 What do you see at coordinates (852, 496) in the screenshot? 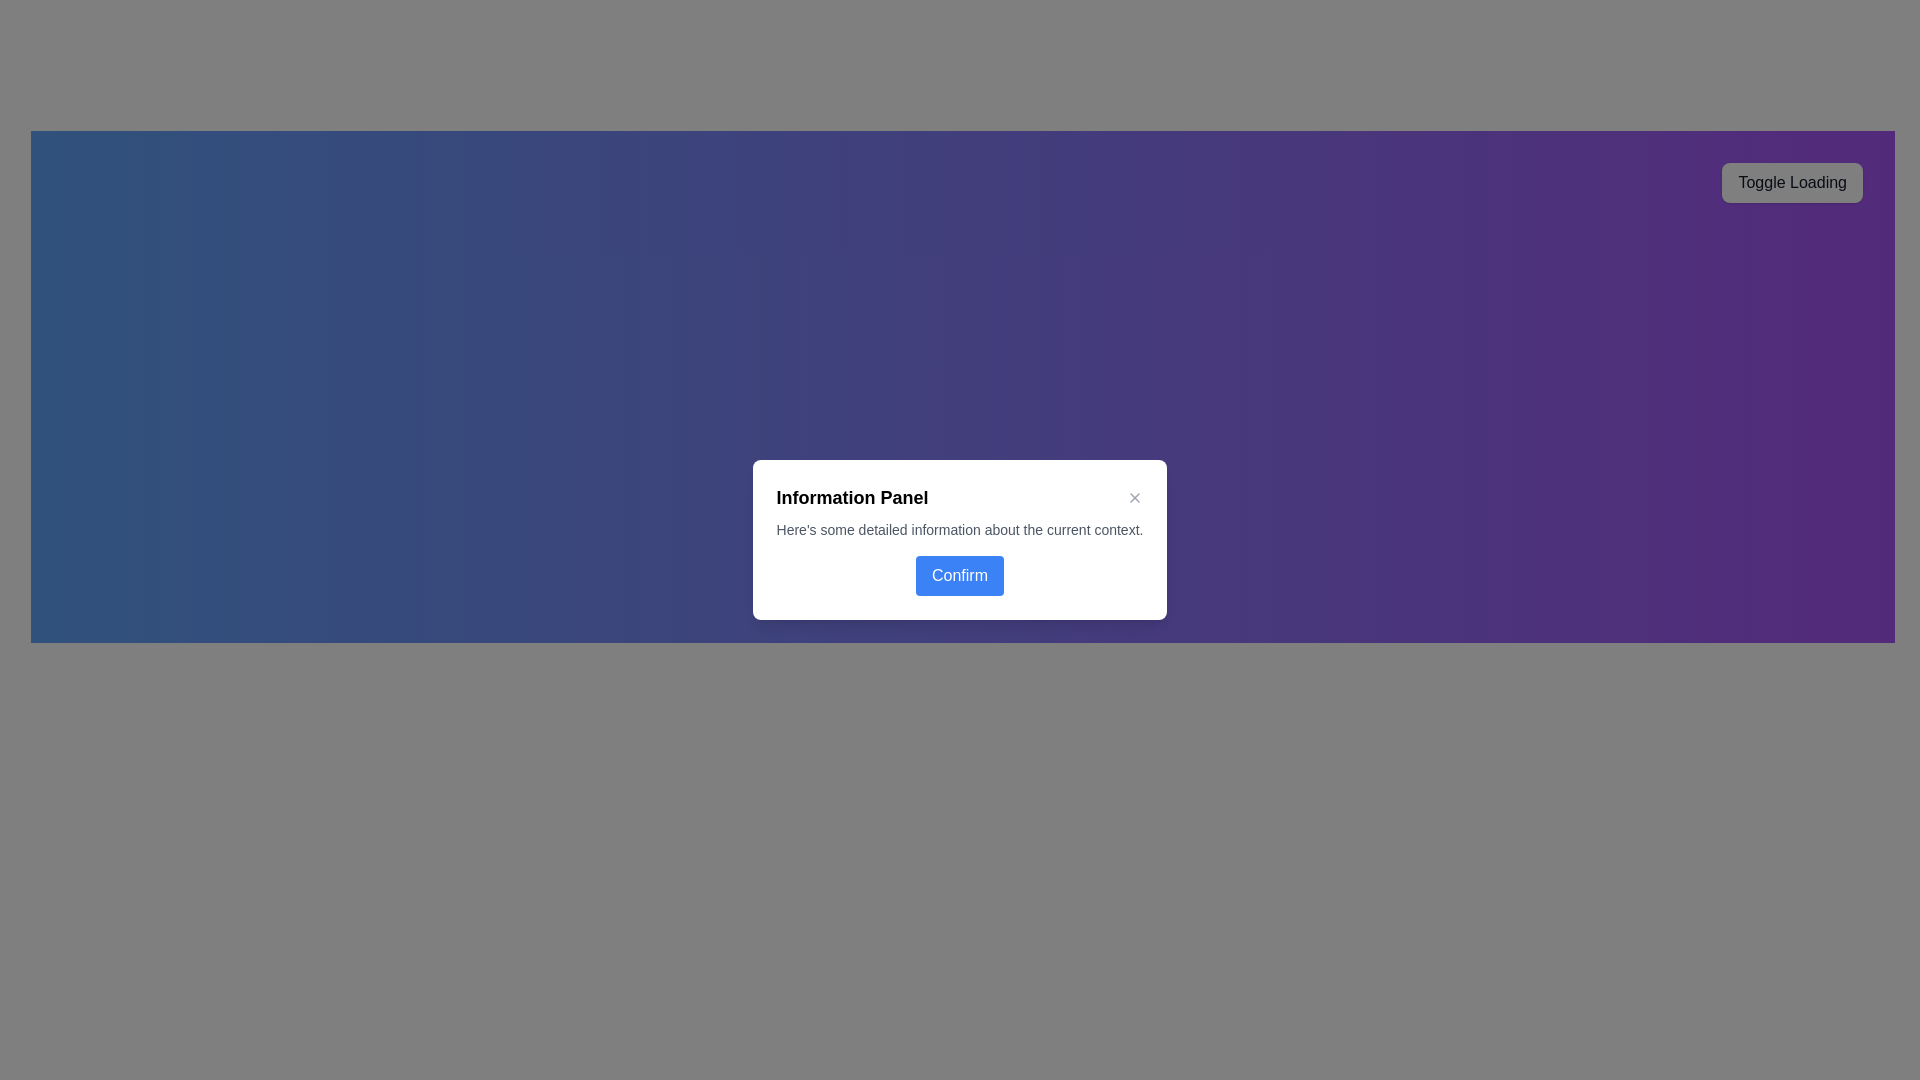
I see `text label displaying 'Information Panel' in bold, black font located at the top of the dialog box` at bounding box center [852, 496].